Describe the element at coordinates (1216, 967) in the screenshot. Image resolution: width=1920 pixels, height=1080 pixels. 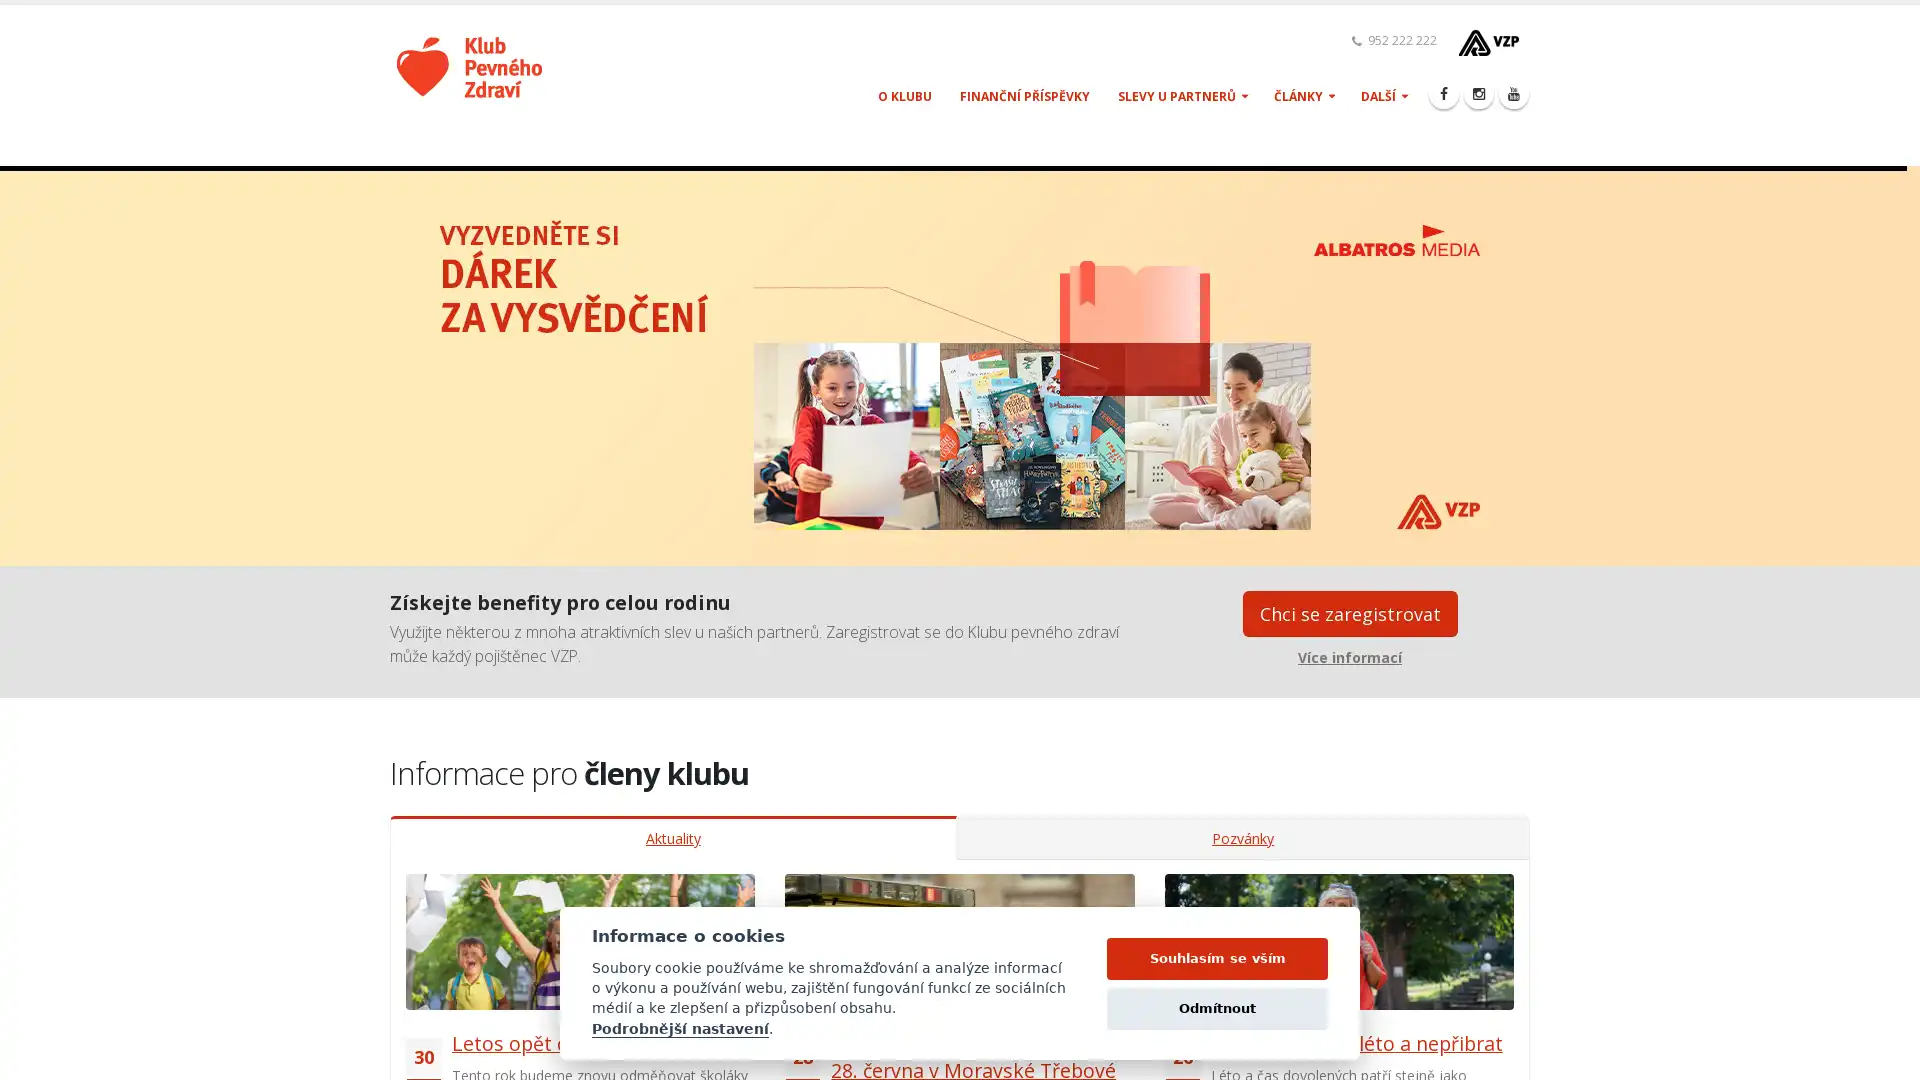
I see `Souhlasim se vsim` at that location.